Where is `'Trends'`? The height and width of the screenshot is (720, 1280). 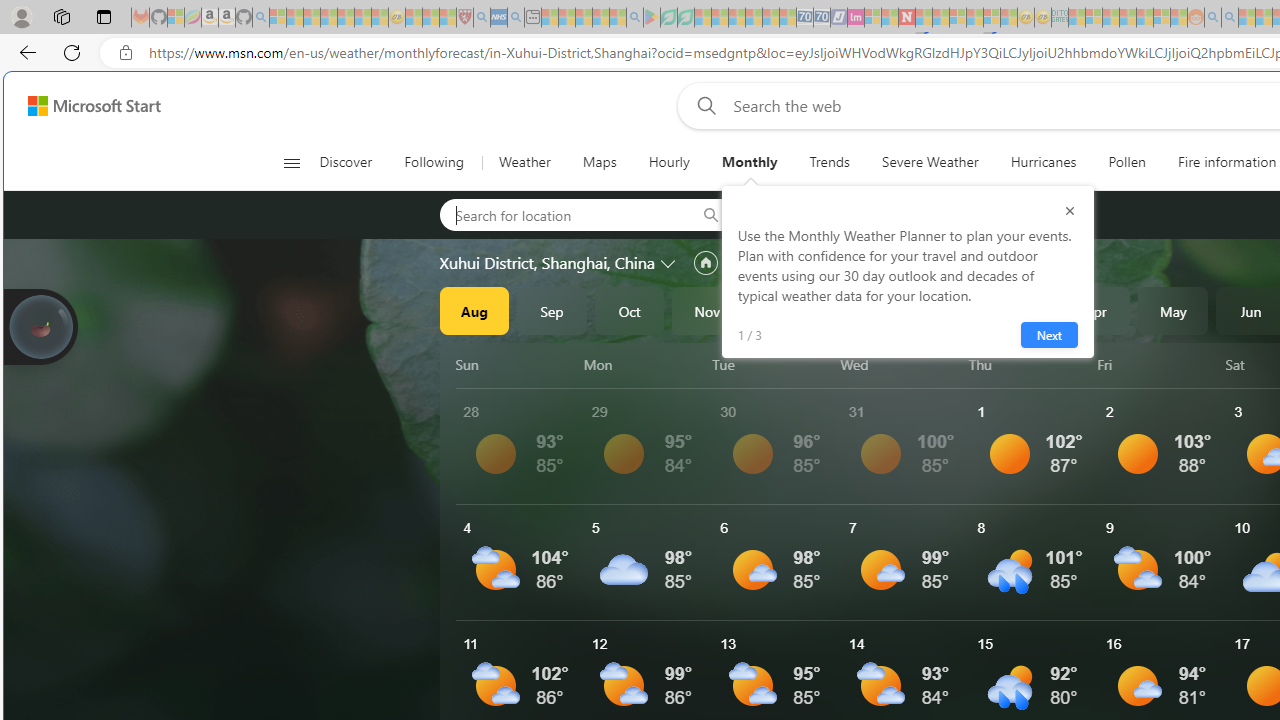 'Trends' is located at coordinates (829, 162).